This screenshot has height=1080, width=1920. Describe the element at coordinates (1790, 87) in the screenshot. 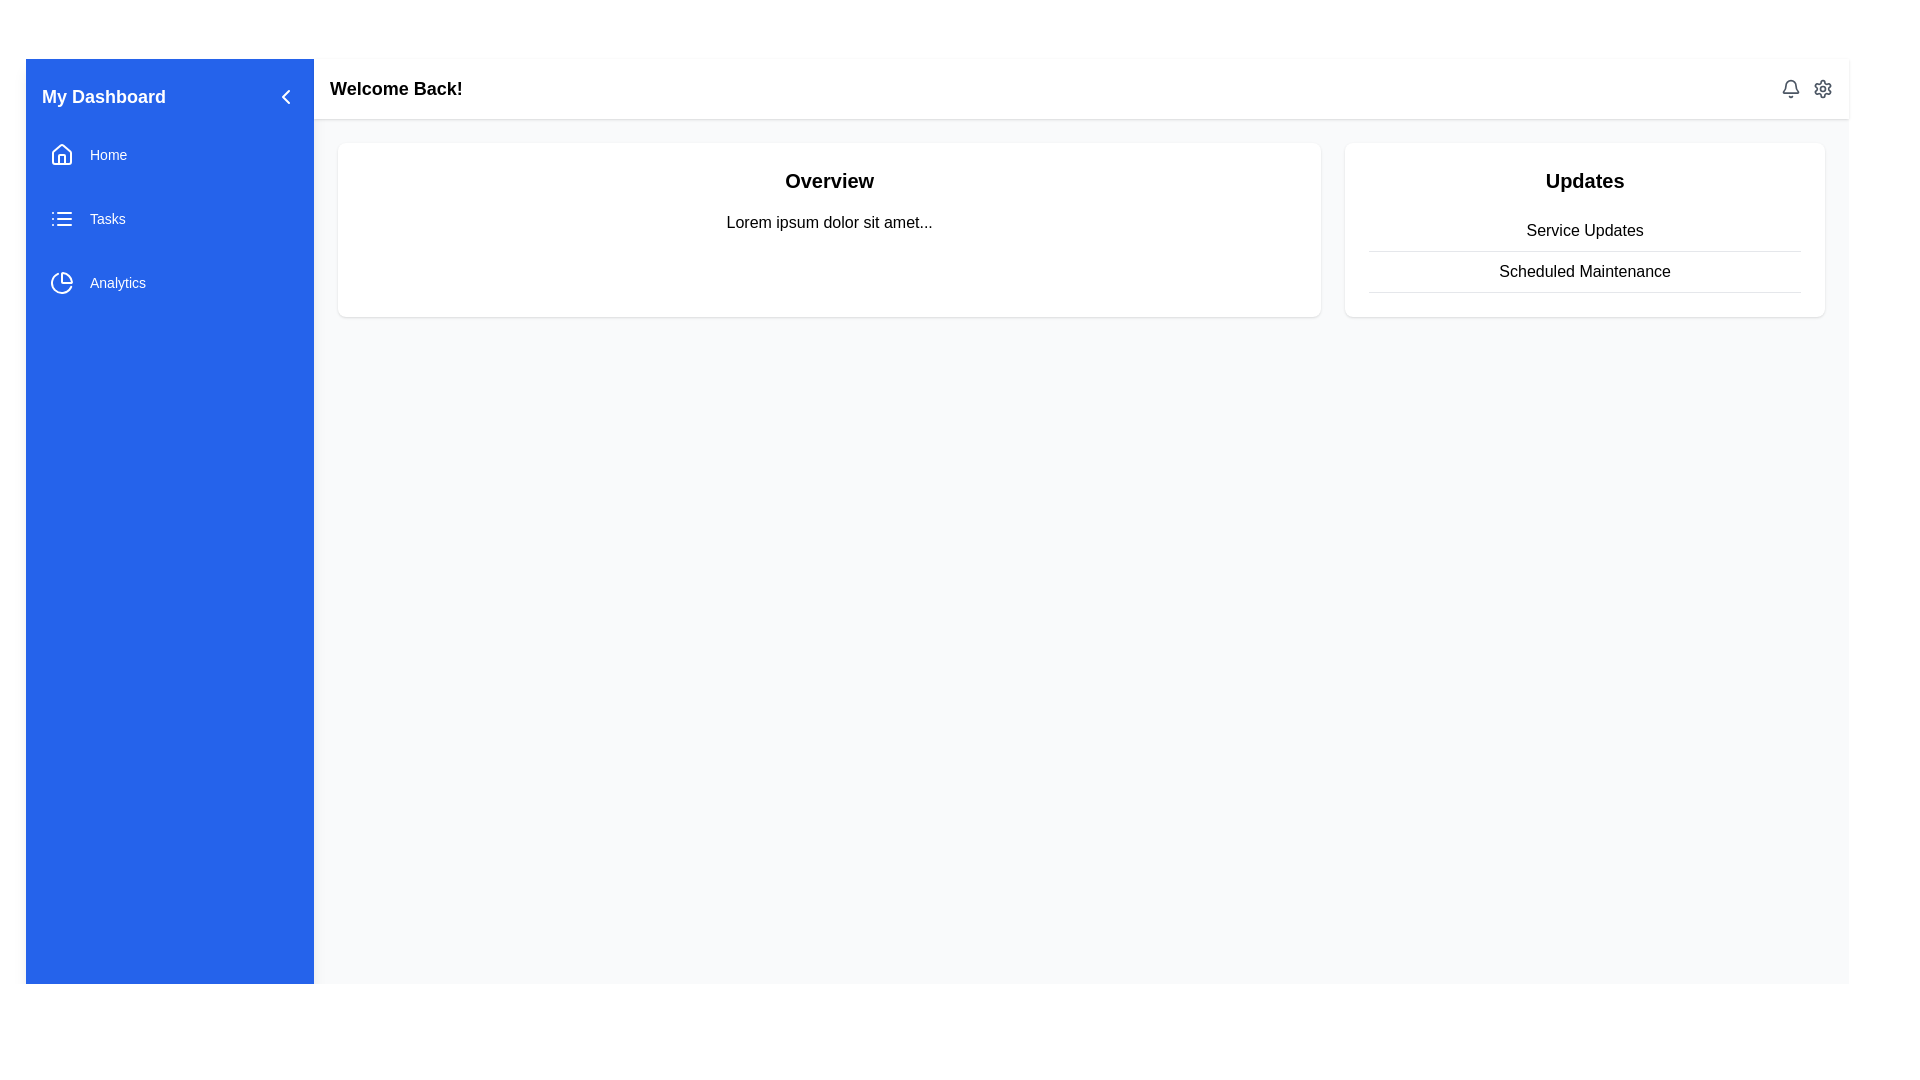

I see `the bell icon located at the top-right corner of the user interface` at that location.